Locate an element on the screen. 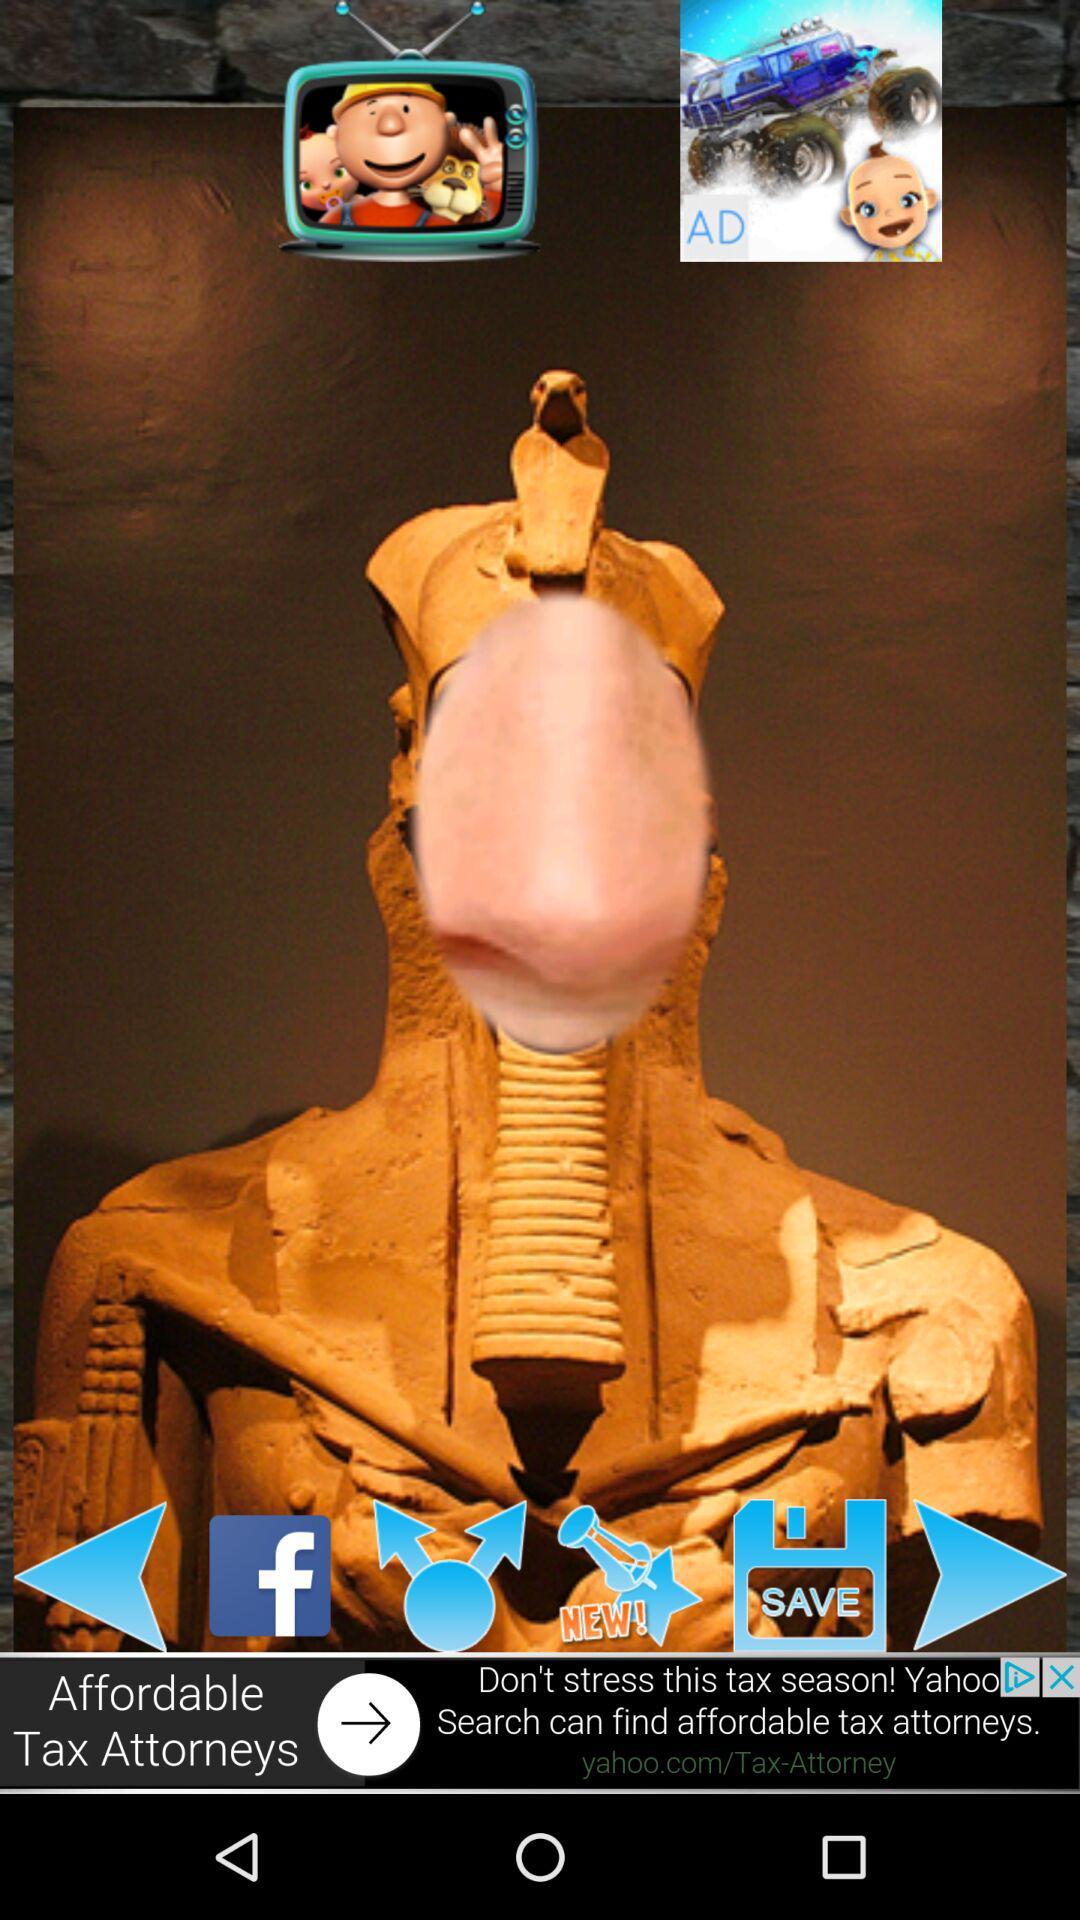 The width and height of the screenshot is (1080, 1920). the facebook icon is located at coordinates (270, 1685).